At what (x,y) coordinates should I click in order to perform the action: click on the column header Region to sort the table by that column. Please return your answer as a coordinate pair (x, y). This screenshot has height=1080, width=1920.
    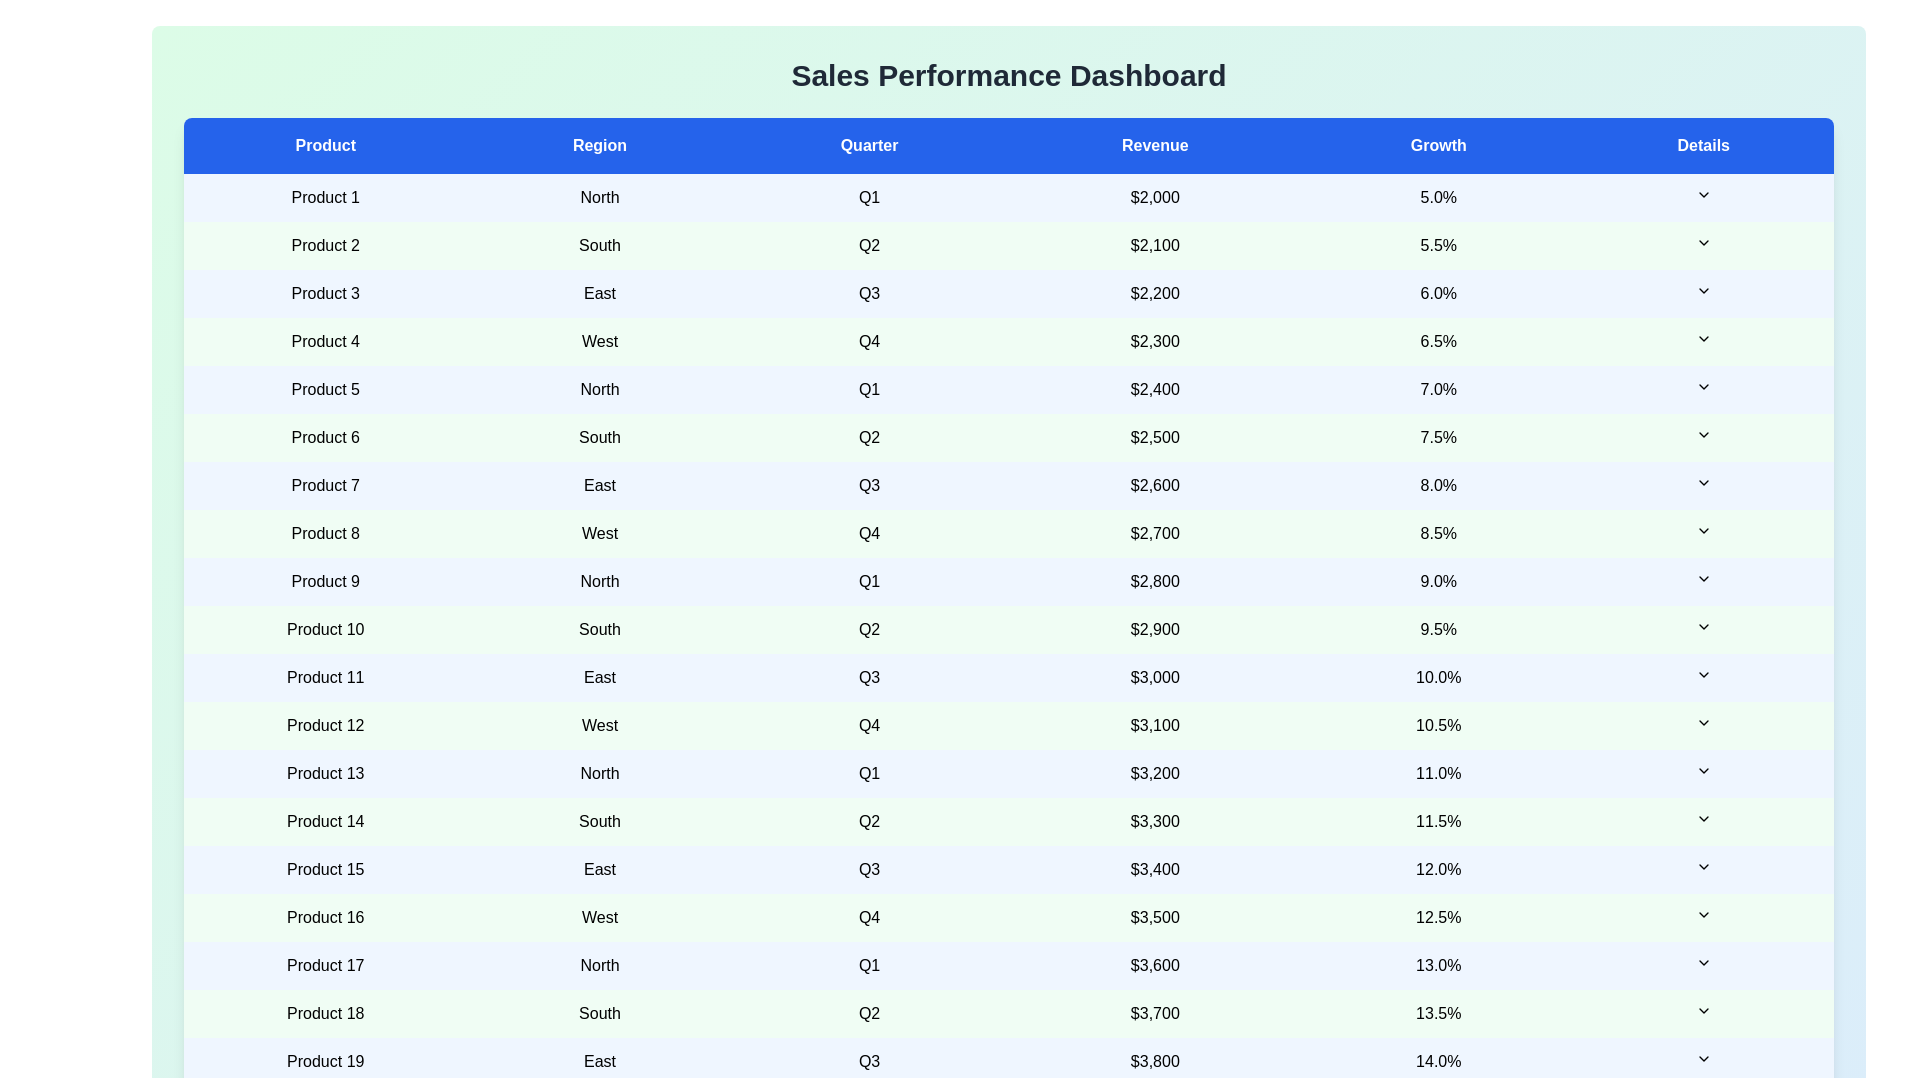
    Looking at the image, I should click on (599, 145).